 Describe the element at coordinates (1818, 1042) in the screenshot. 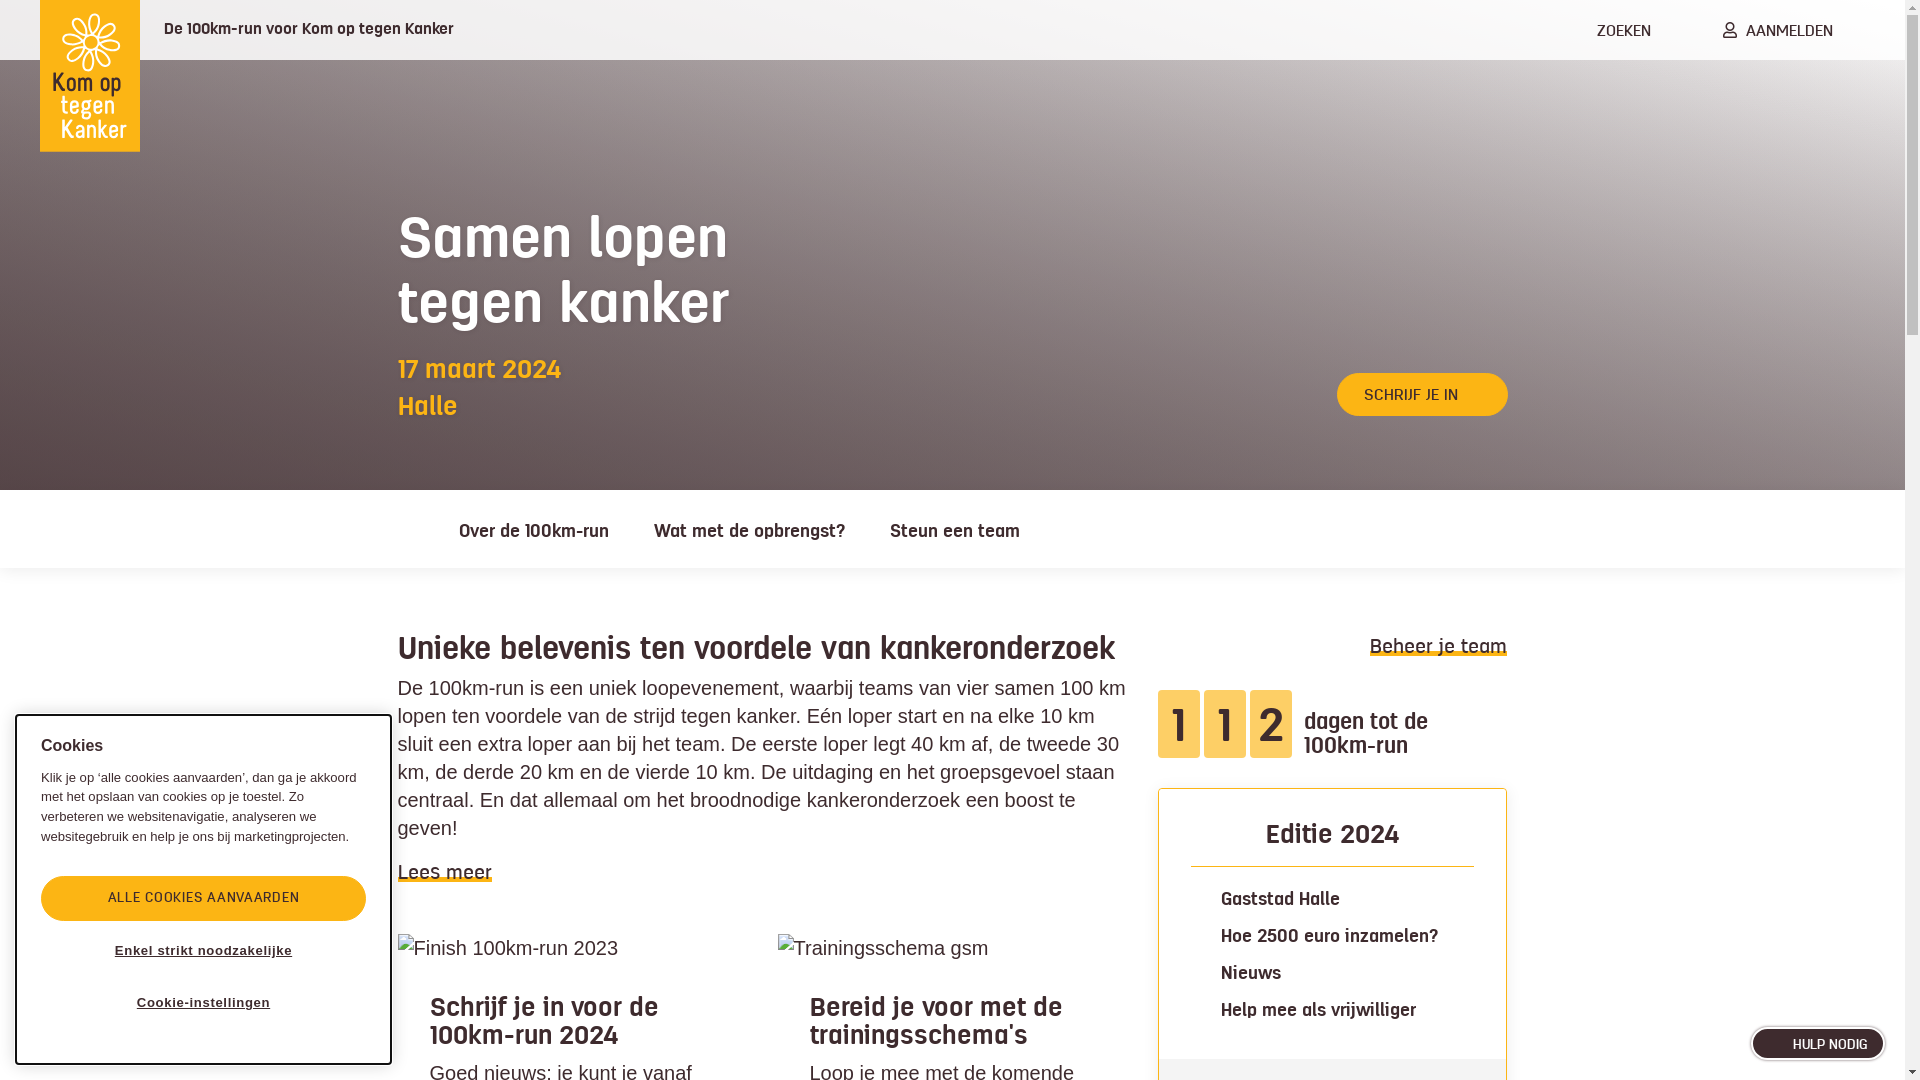

I see `'HULP NODIG'` at that location.